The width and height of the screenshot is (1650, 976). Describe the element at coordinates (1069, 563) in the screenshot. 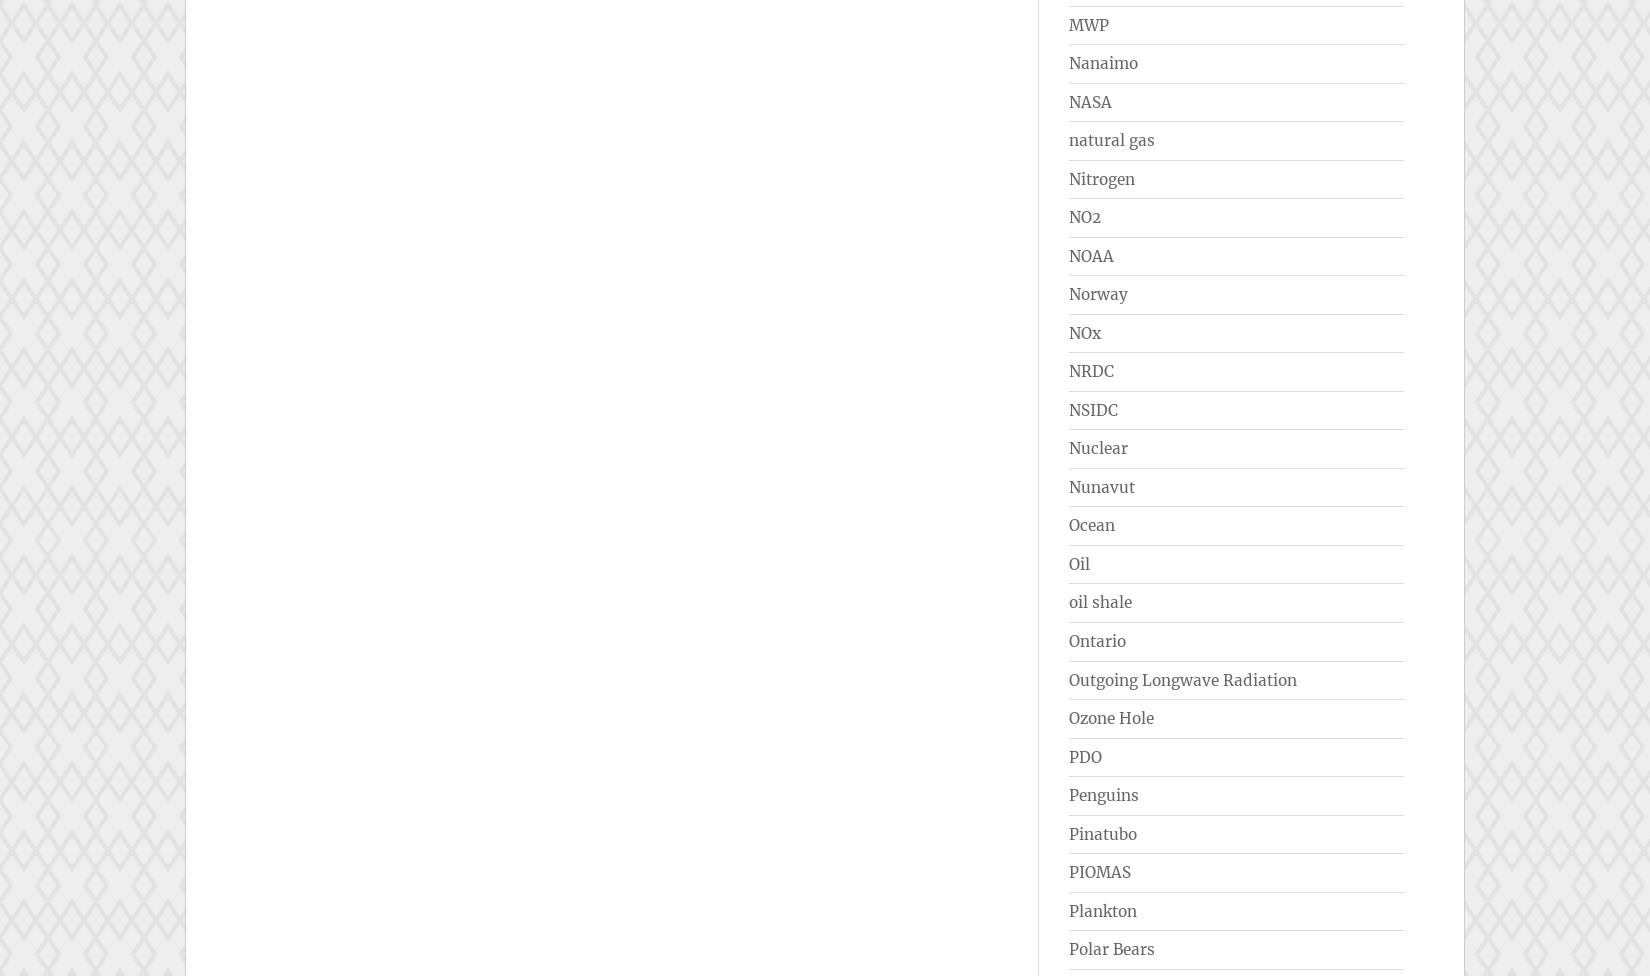

I see `'Oil'` at that location.